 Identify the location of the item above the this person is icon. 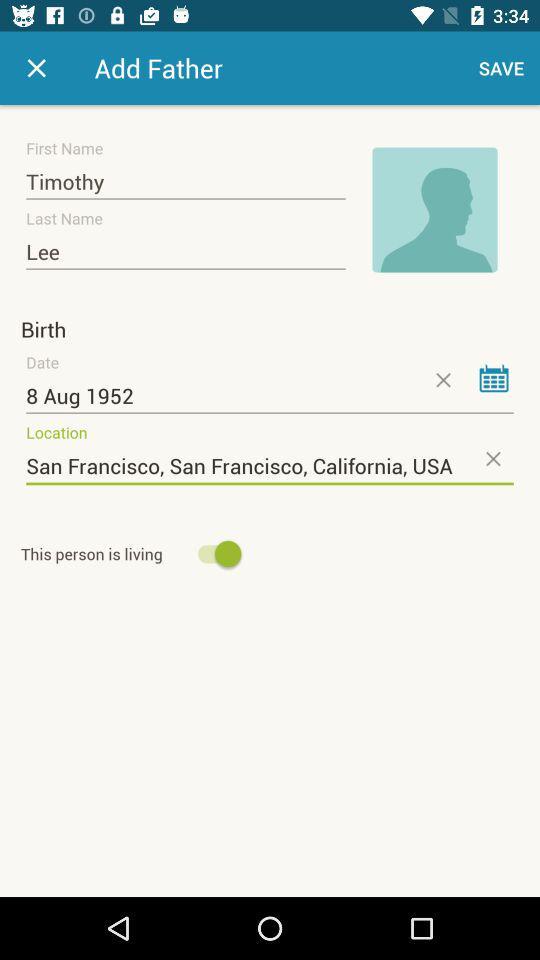
(270, 466).